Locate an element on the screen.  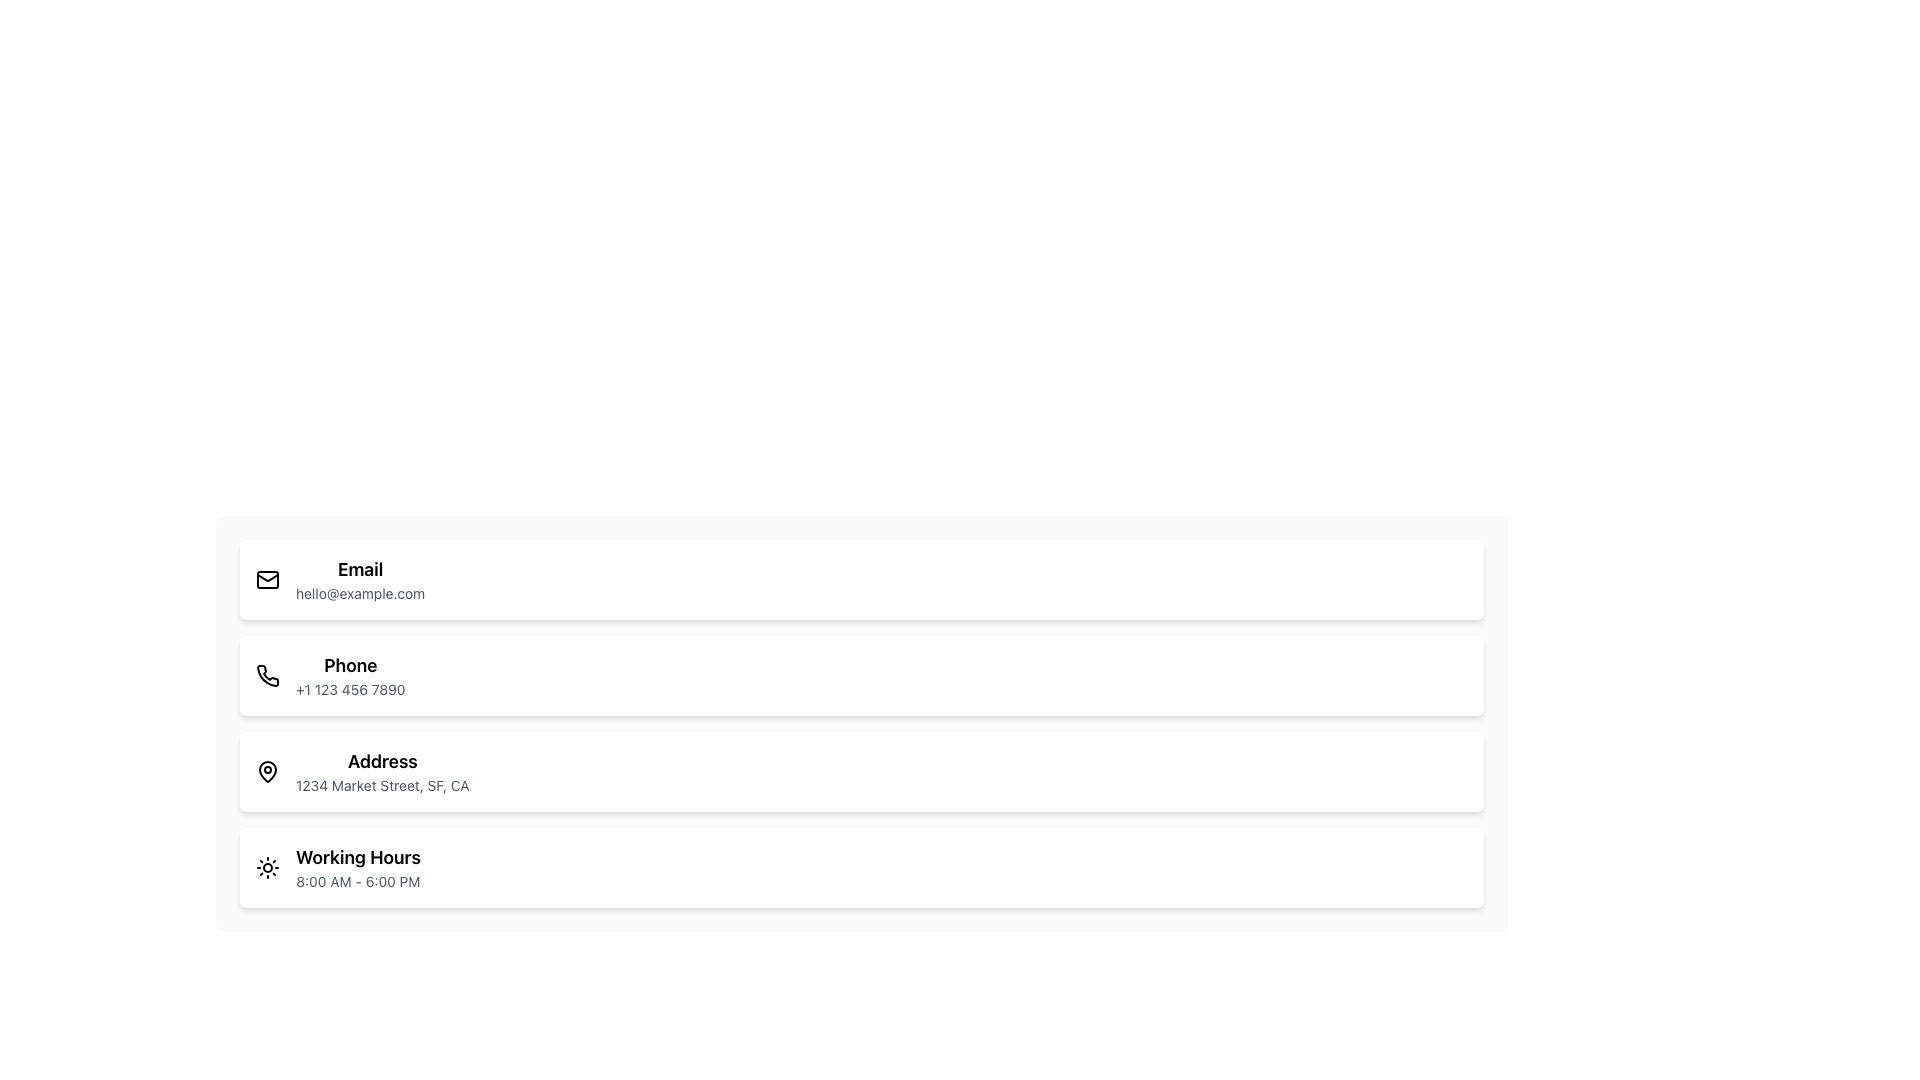
the email display component that shows 'Email' and 'hello@example.com', located in the first card of a vertical list of cards is located at coordinates (360, 579).